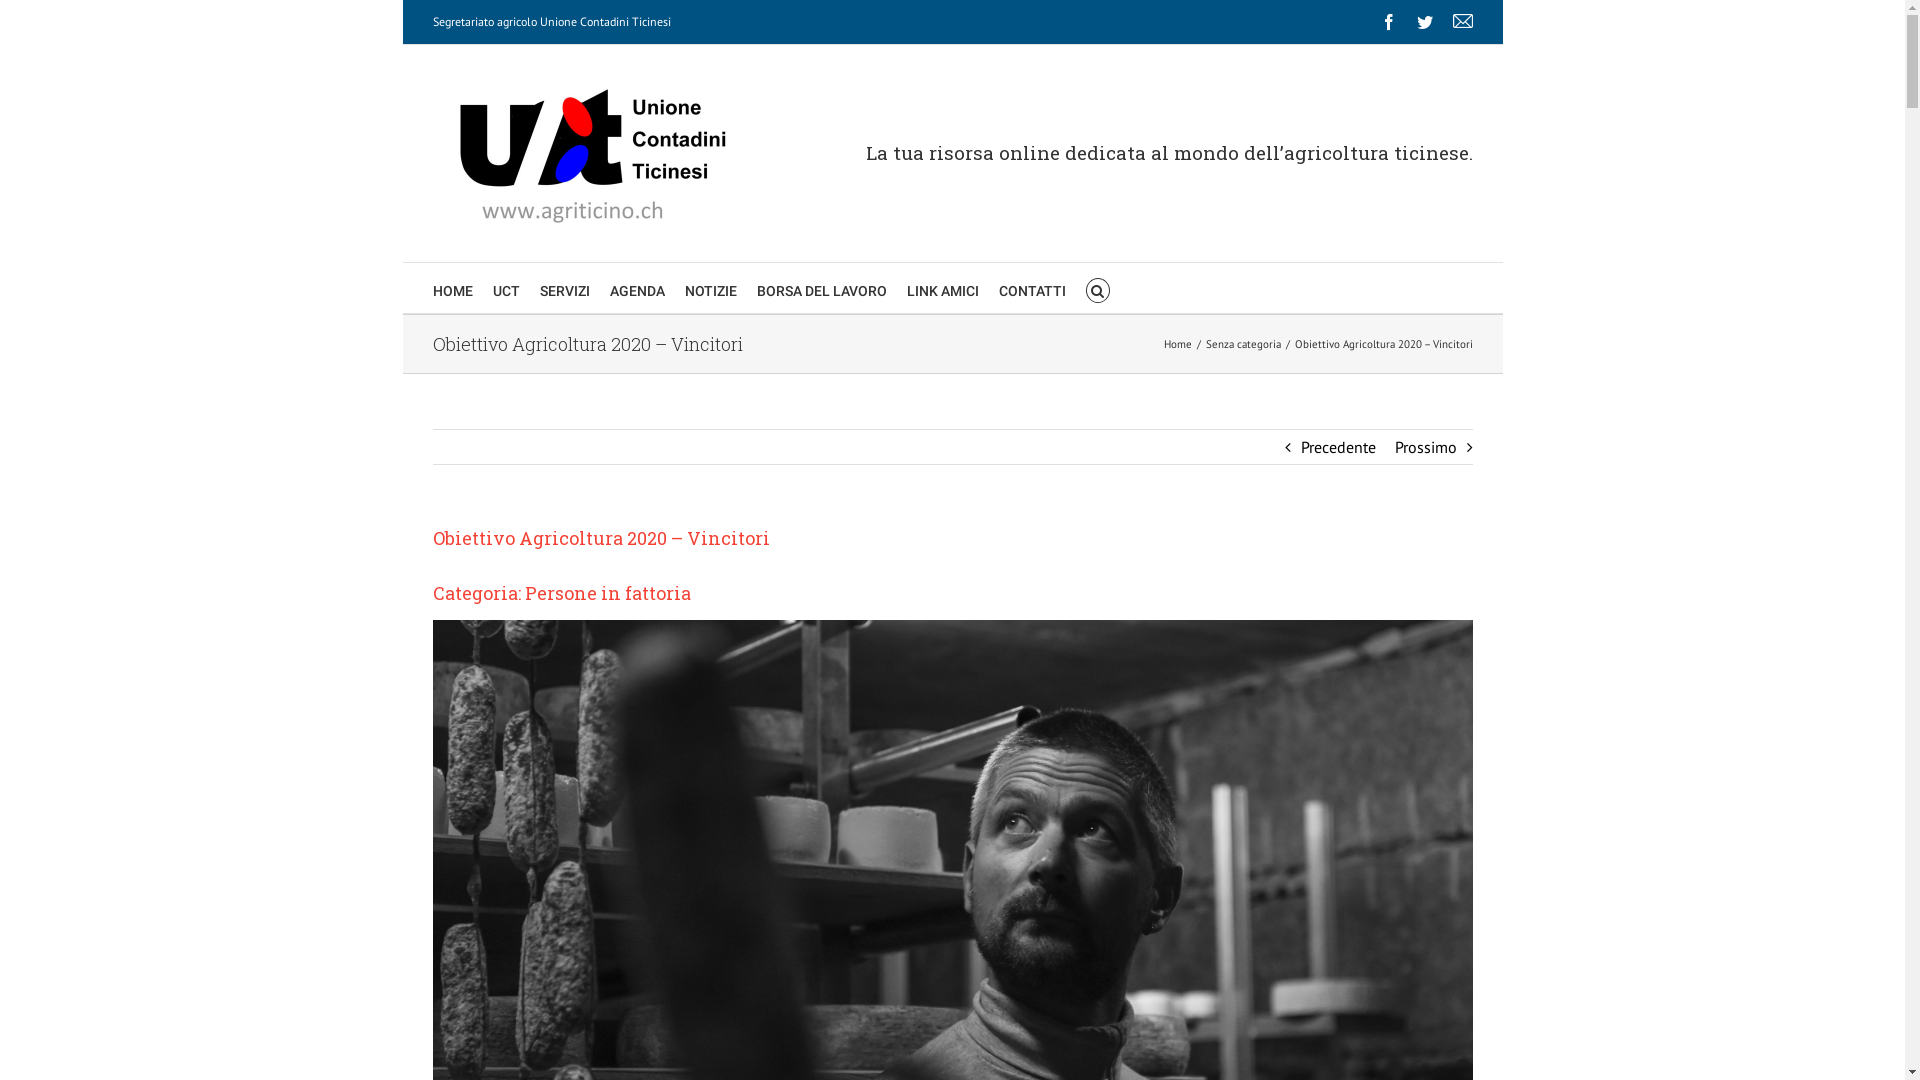 This screenshot has width=1920, height=1080. Describe the element at coordinates (1097, 288) in the screenshot. I see `'Cerca'` at that location.